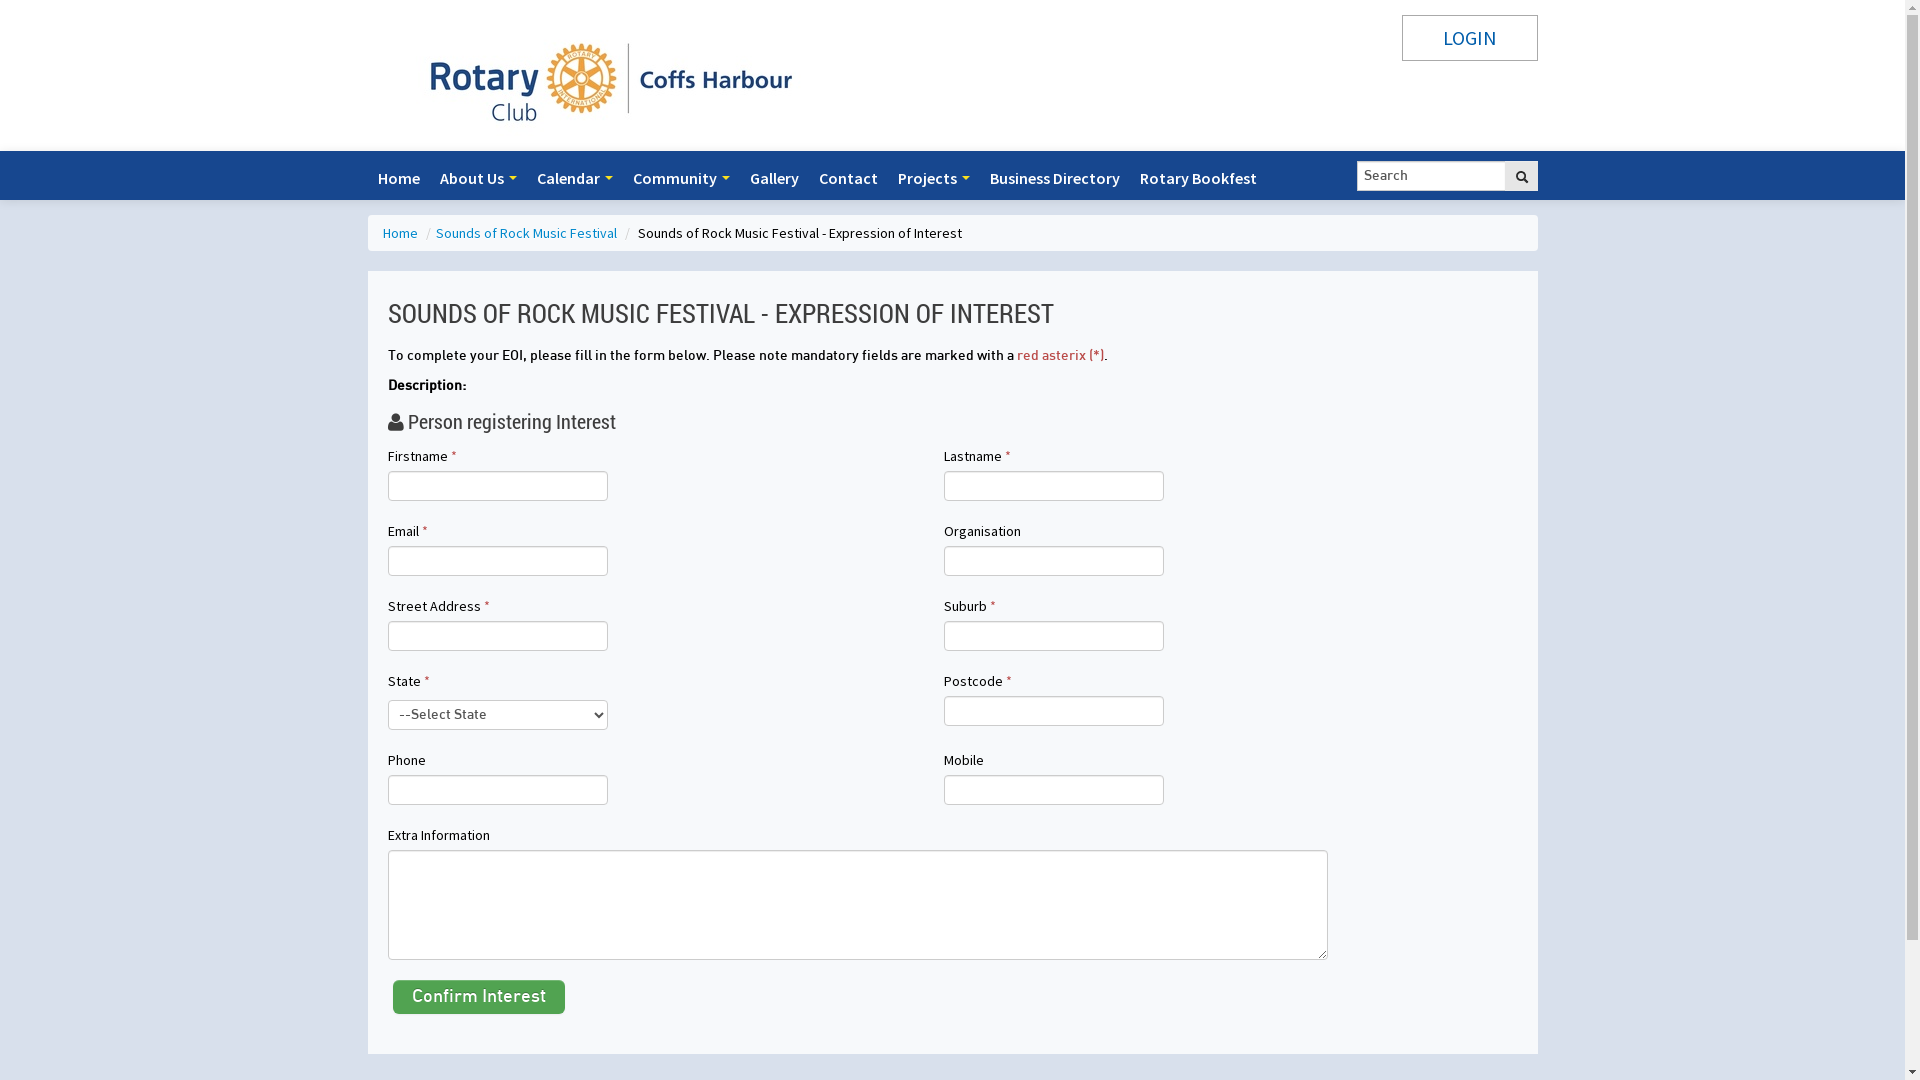 The width and height of the screenshot is (1920, 1080). I want to click on 'Sounds of Rock Music Festival', so click(528, 231).